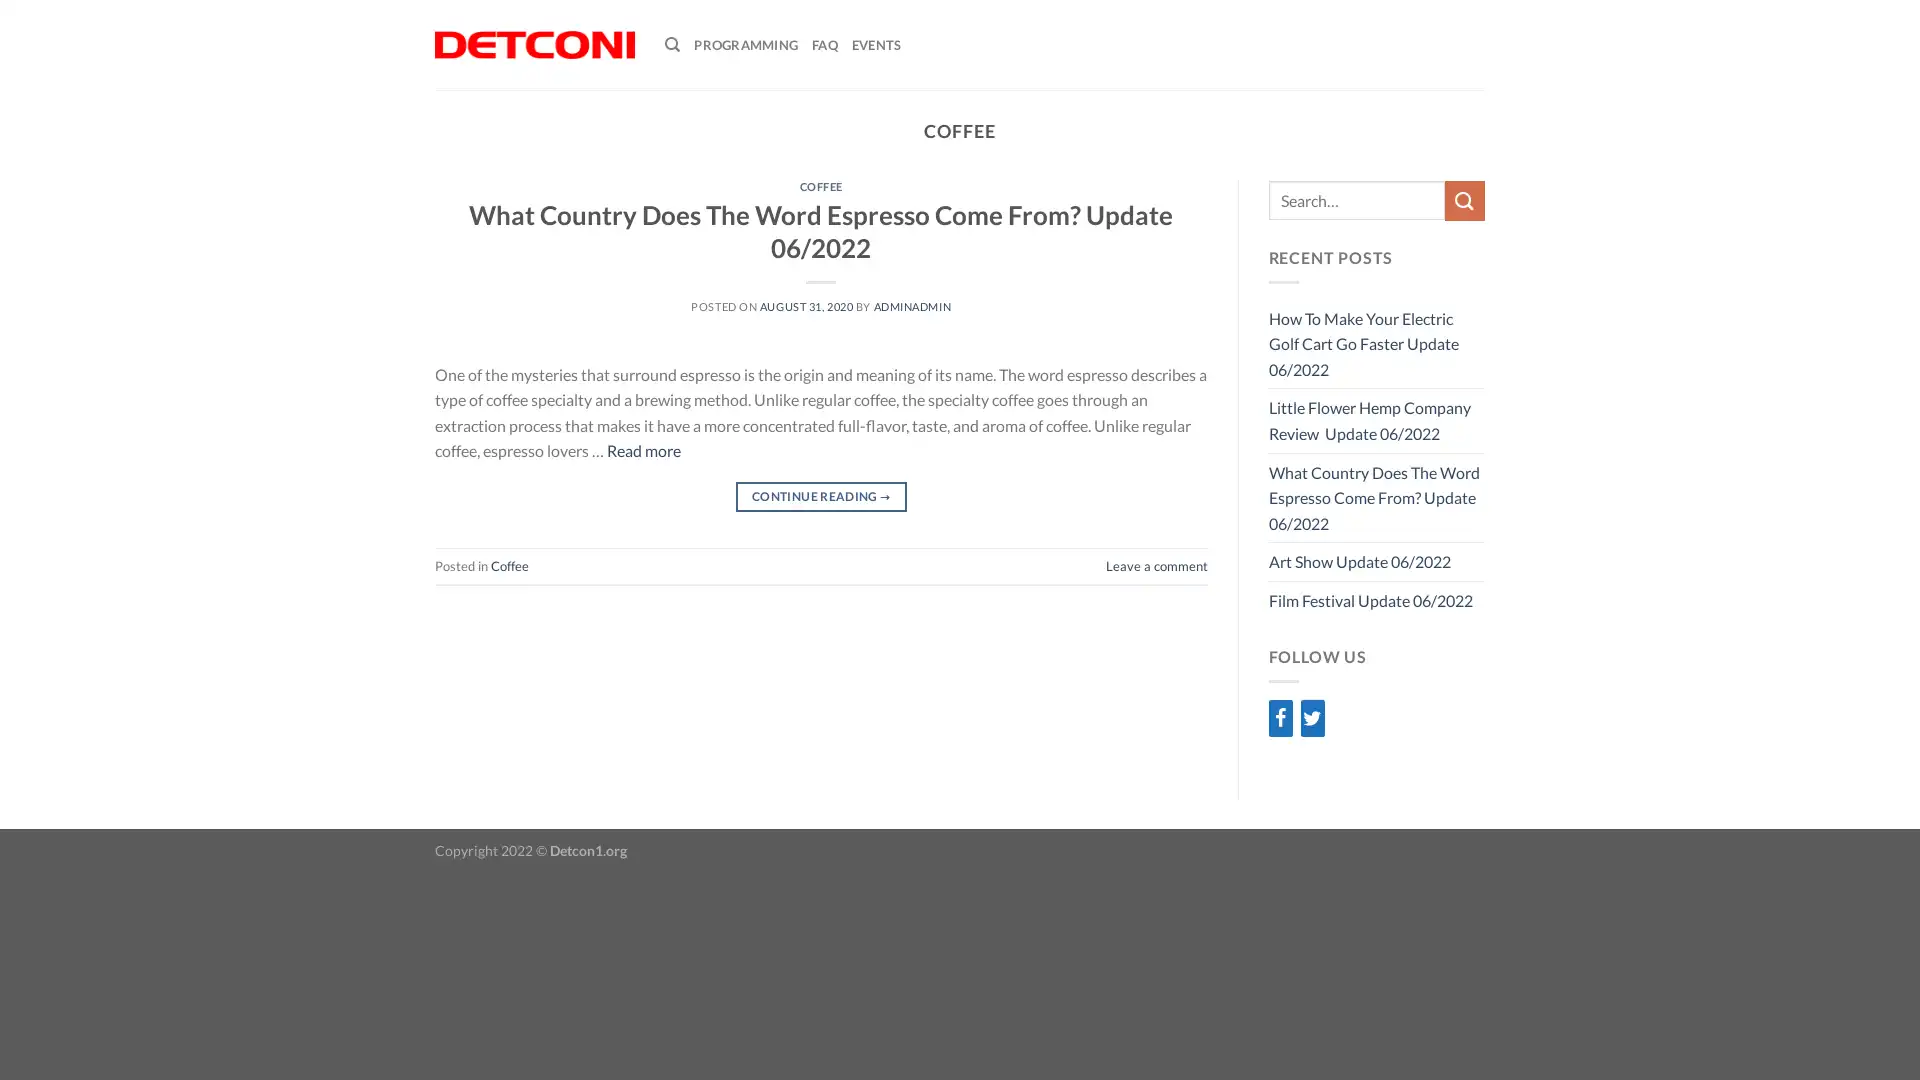  I want to click on Submit, so click(1464, 200).